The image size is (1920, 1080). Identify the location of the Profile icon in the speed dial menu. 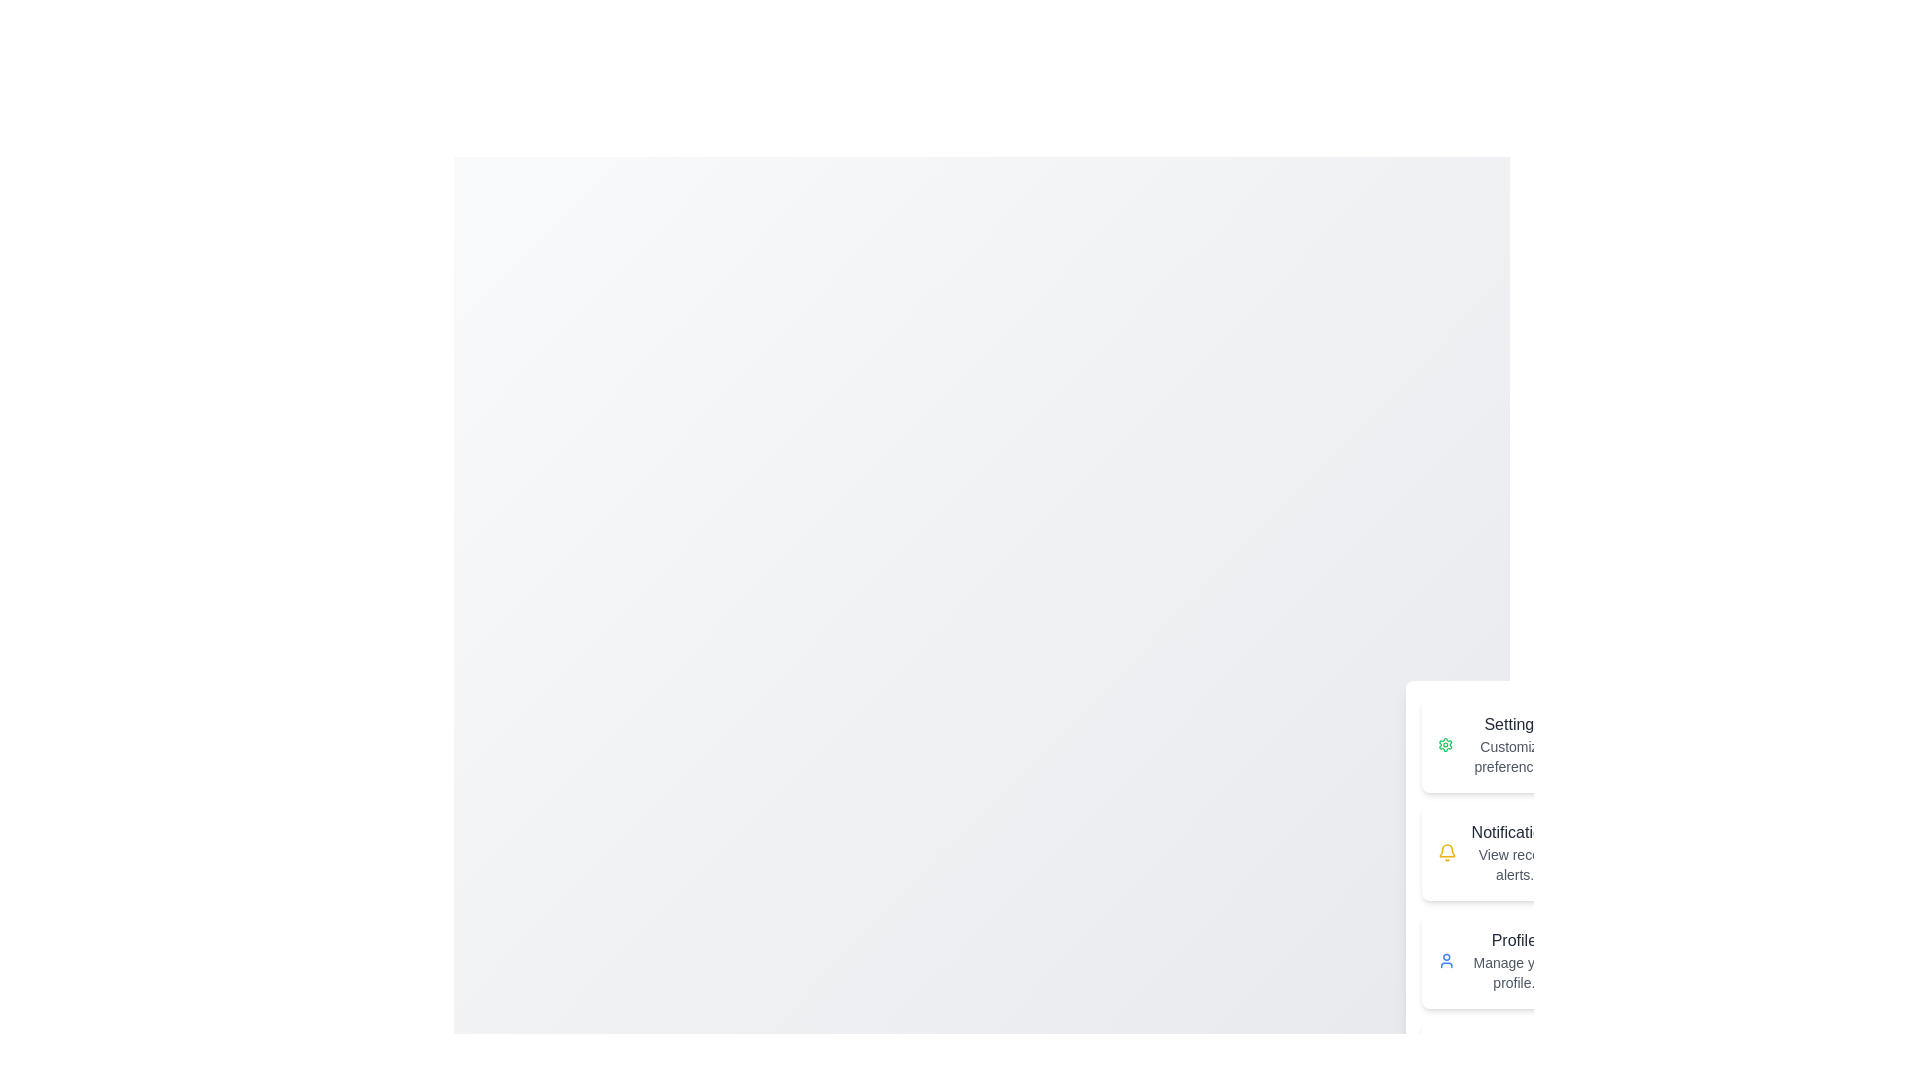
(1446, 959).